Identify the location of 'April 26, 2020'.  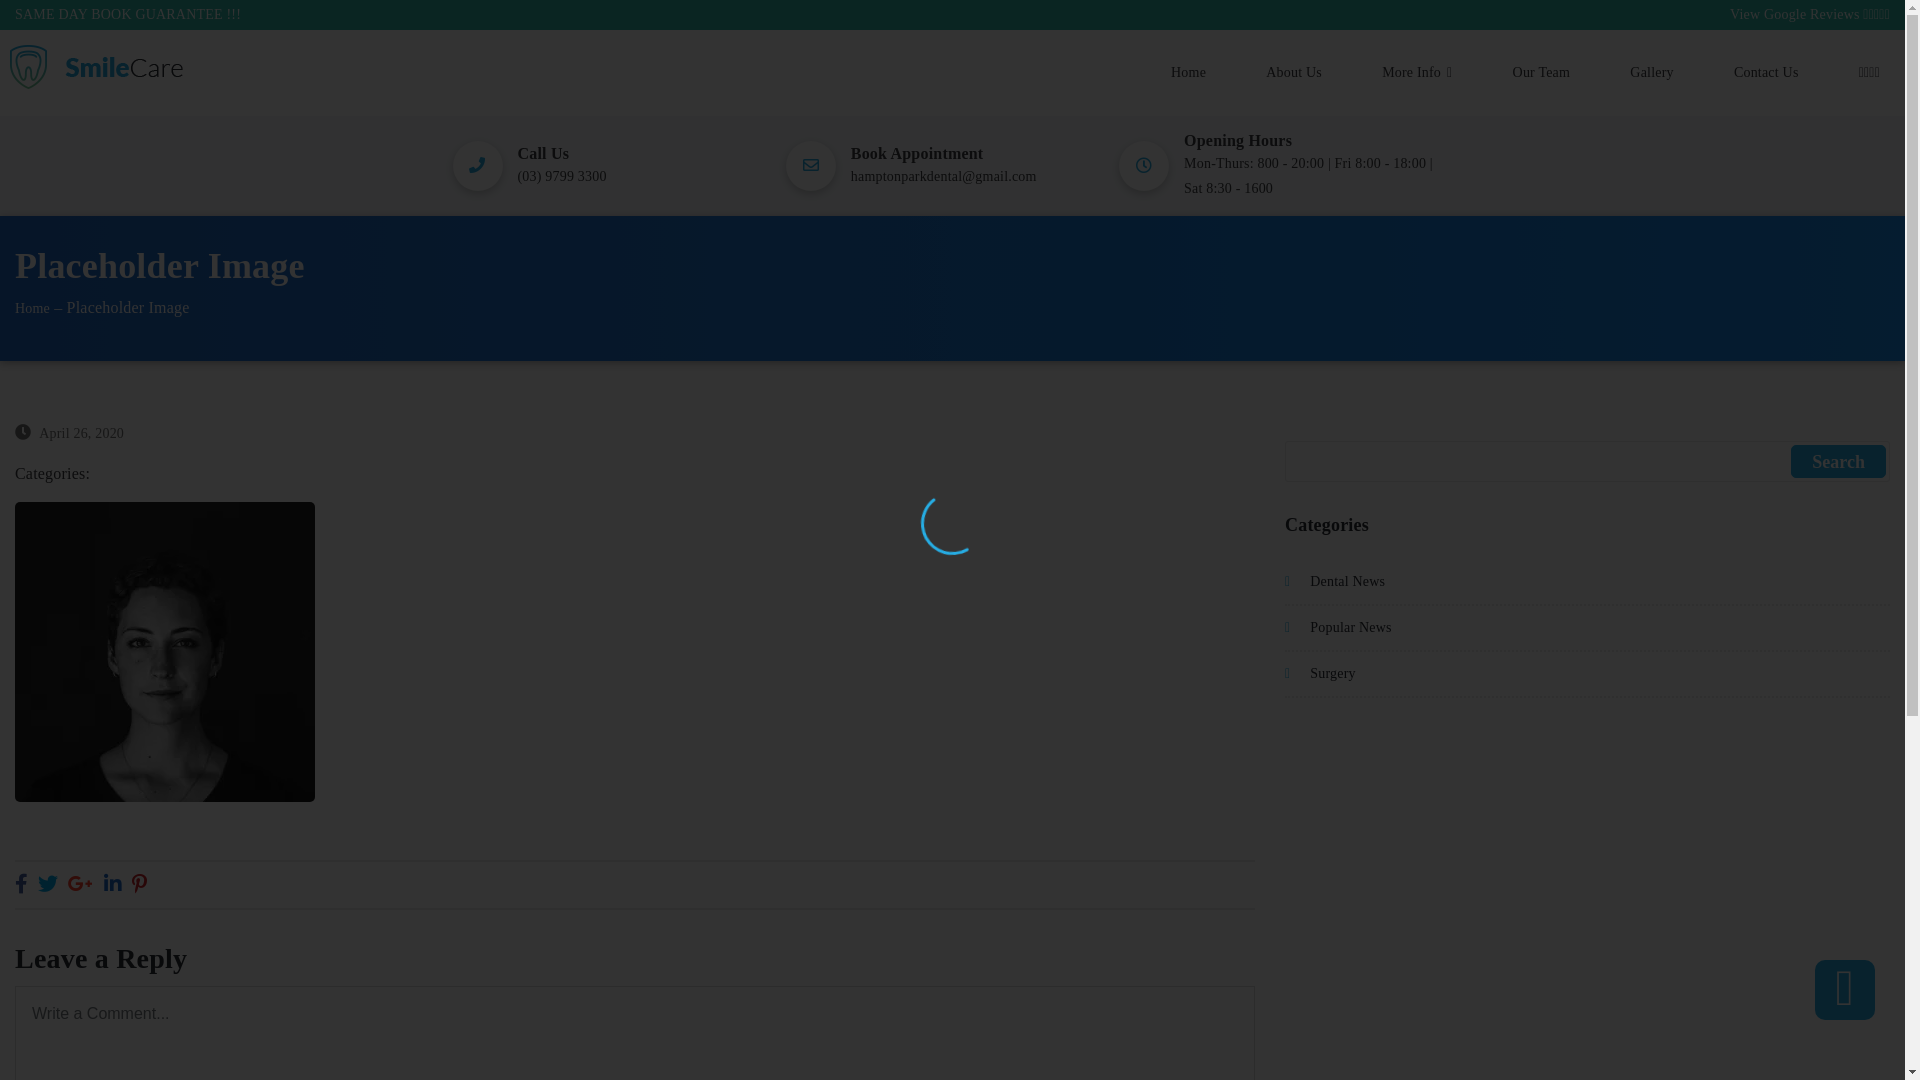
(80, 433).